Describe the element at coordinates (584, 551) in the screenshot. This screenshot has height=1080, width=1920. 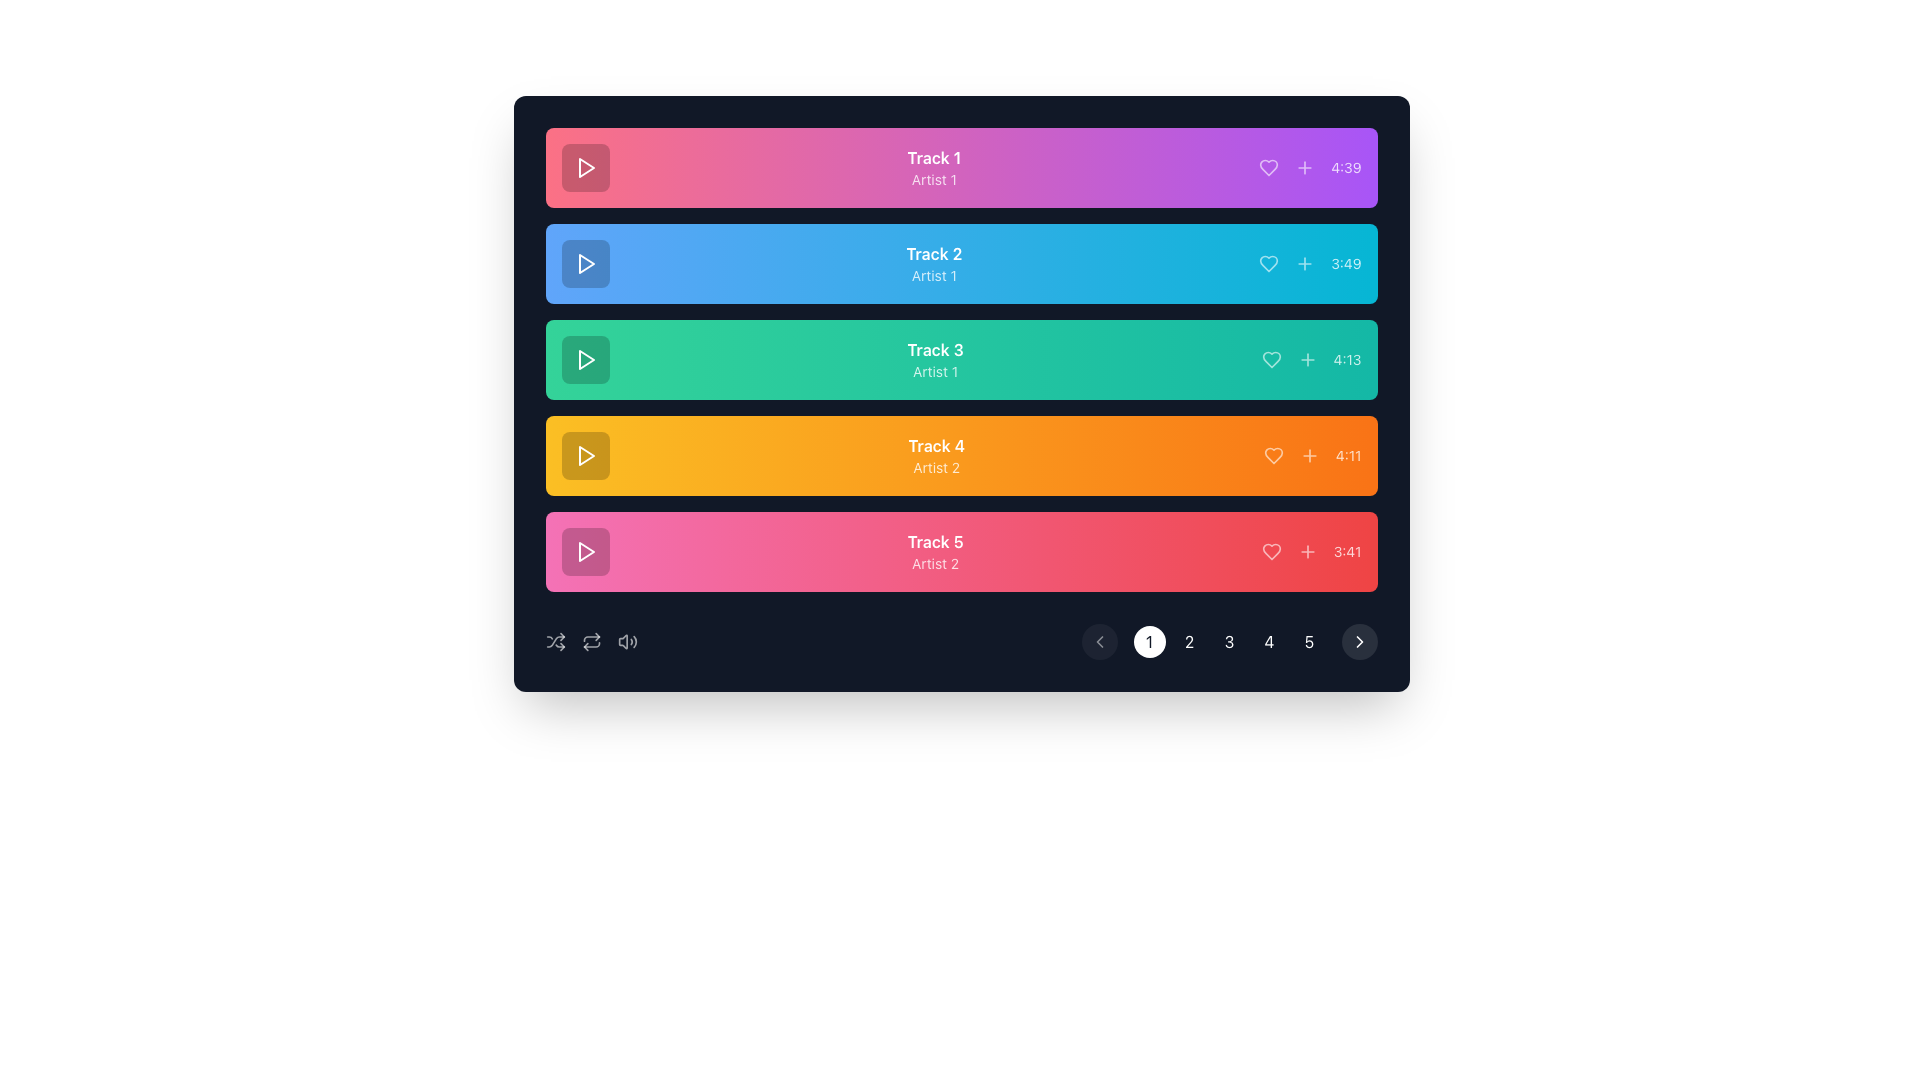
I see `the play button located in the bottom-most track (Track 5) at the leftmost position to initiate playback for the associated track` at that location.